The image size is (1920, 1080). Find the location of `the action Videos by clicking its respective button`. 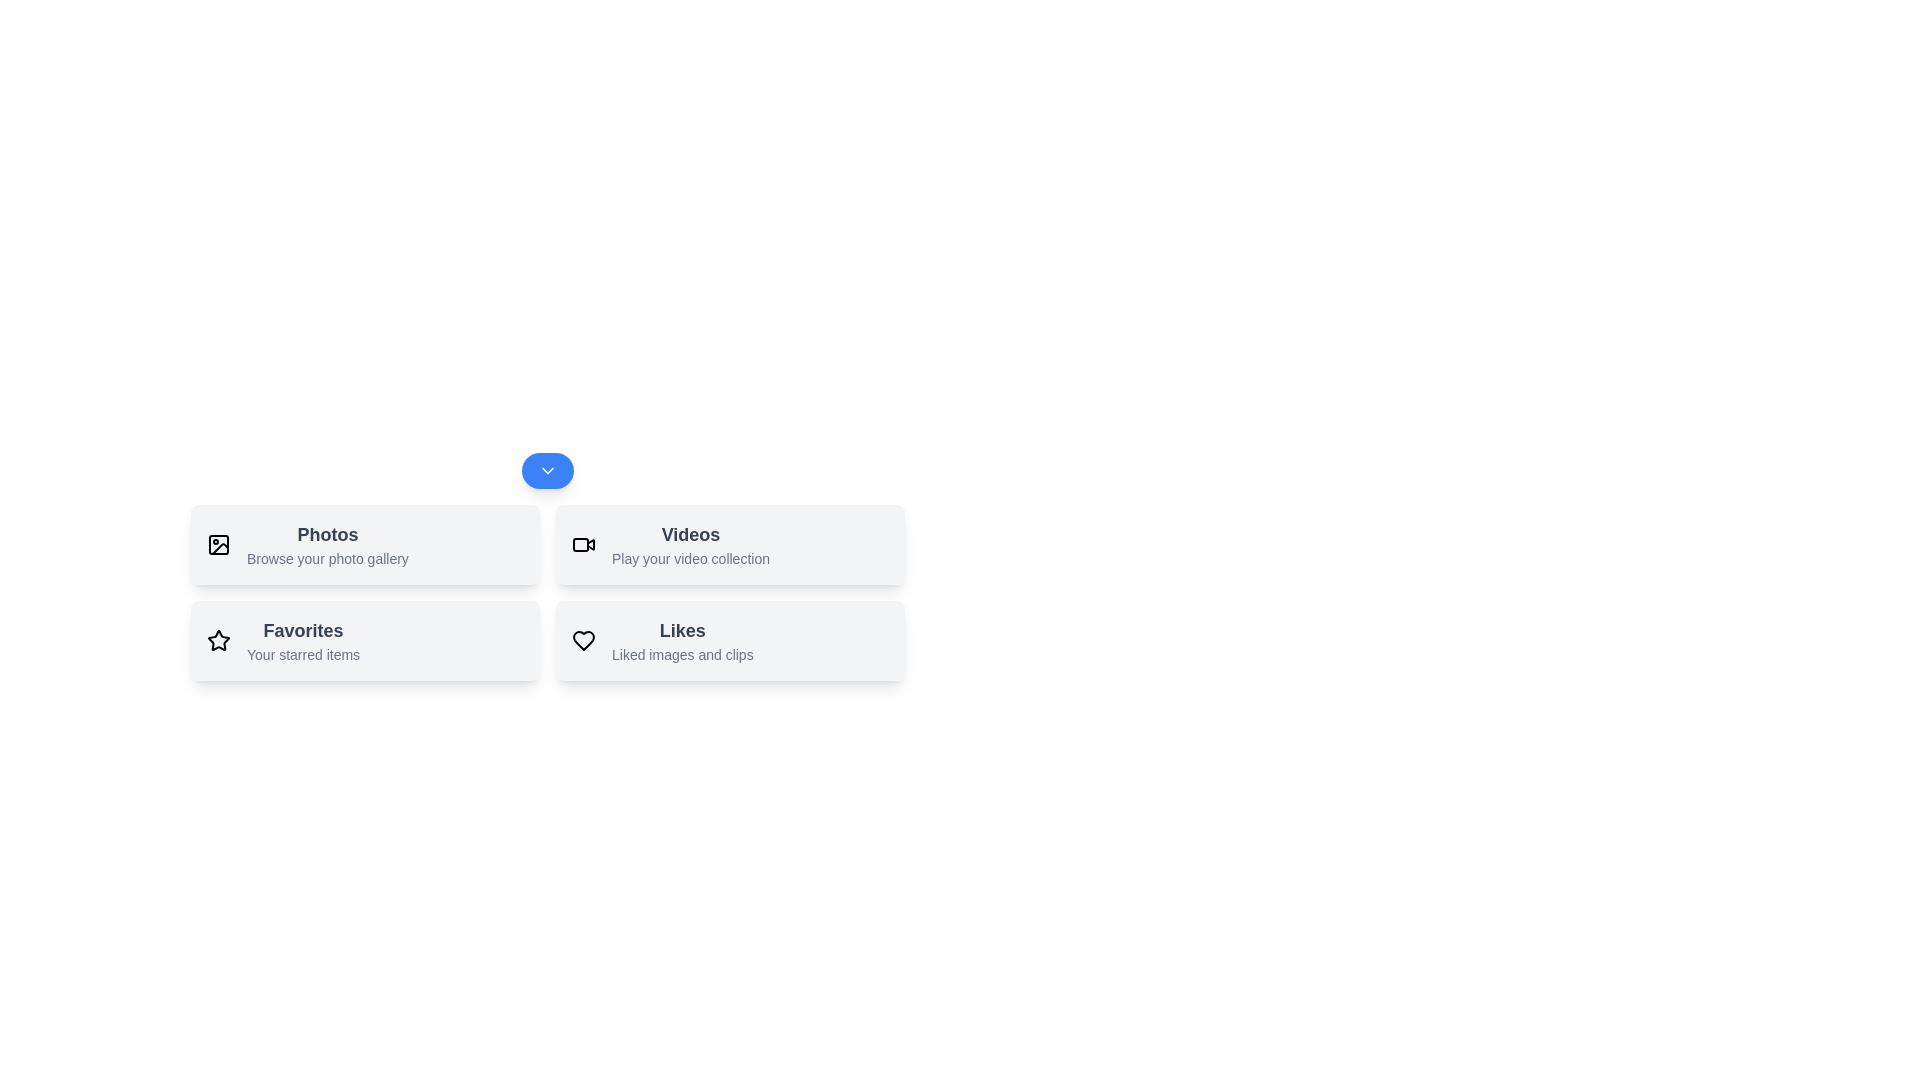

the action Videos by clicking its respective button is located at coordinates (729, 544).